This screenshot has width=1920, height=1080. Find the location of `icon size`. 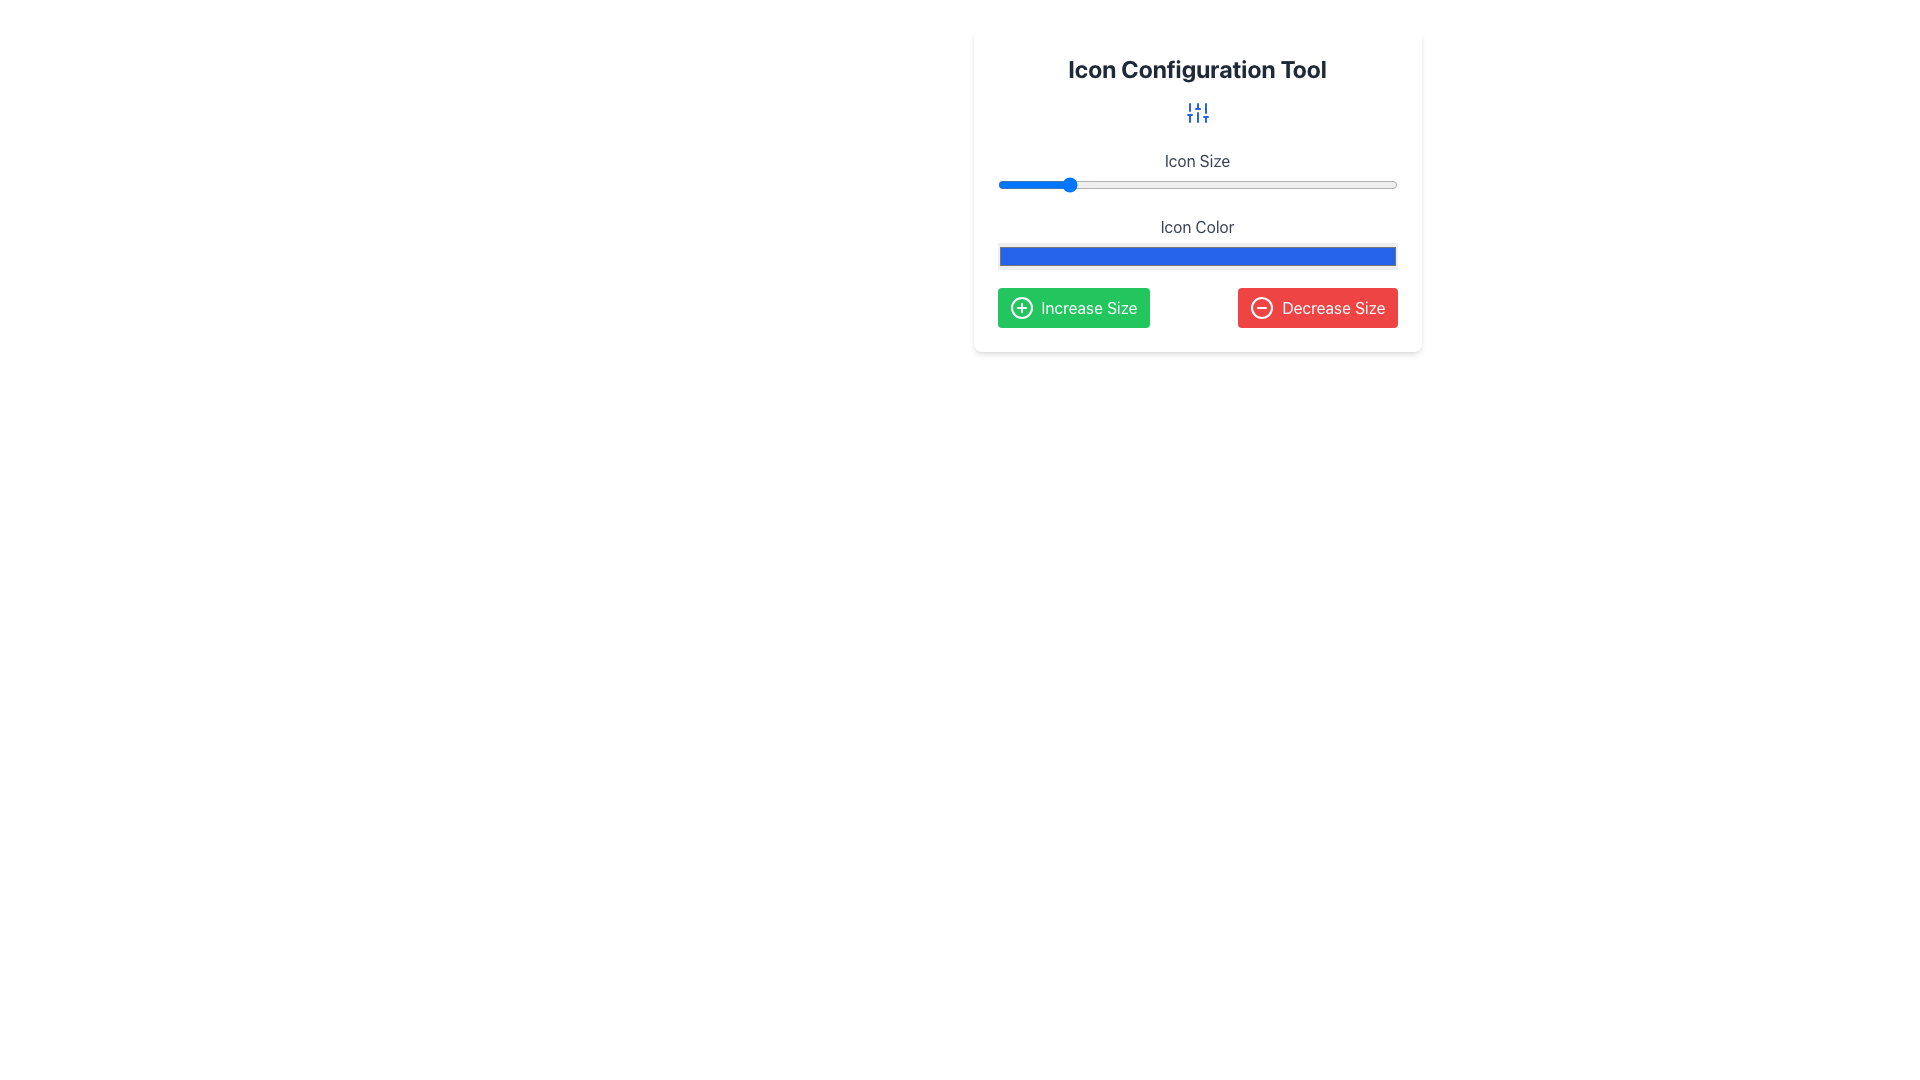

icon size is located at coordinates (997, 185).